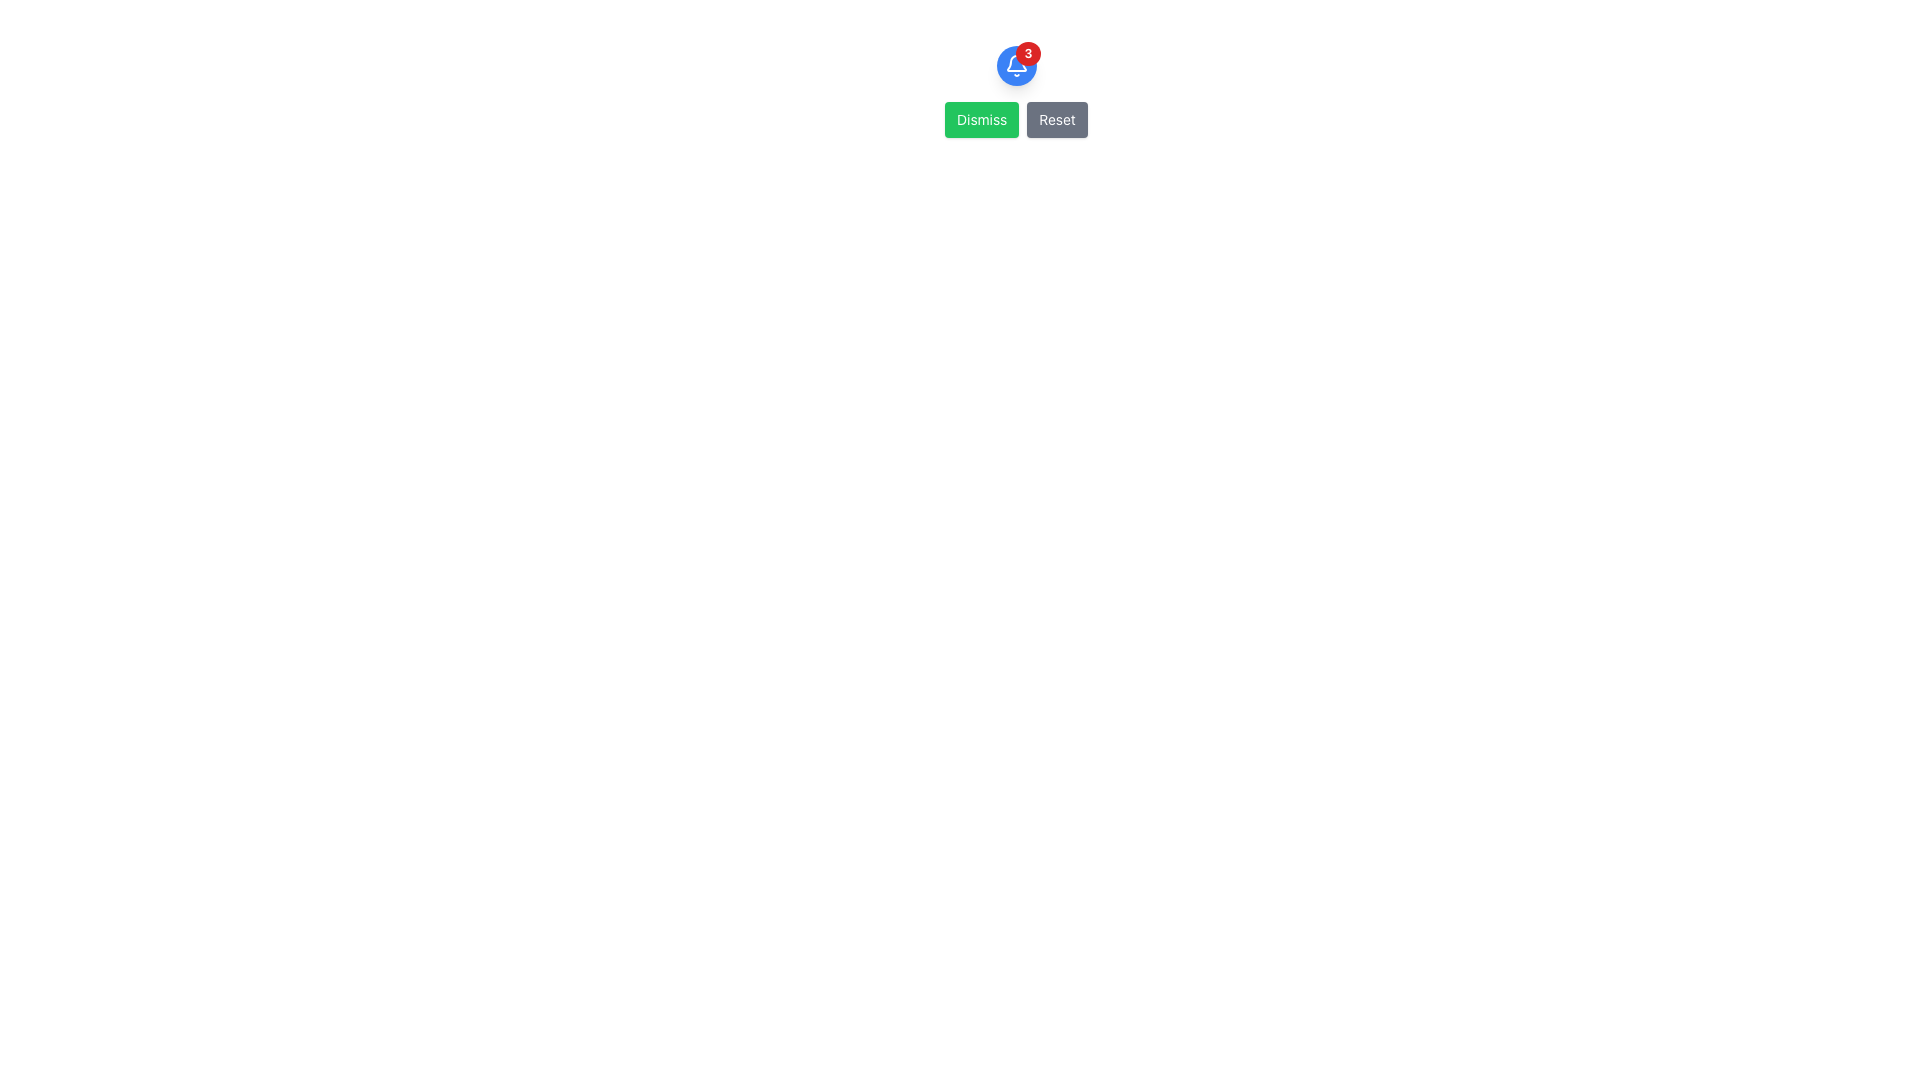  I want to click on the bell icon representing notifications, which is situated within a circular blue background at the top-center of the interface, so click(1016, 64).